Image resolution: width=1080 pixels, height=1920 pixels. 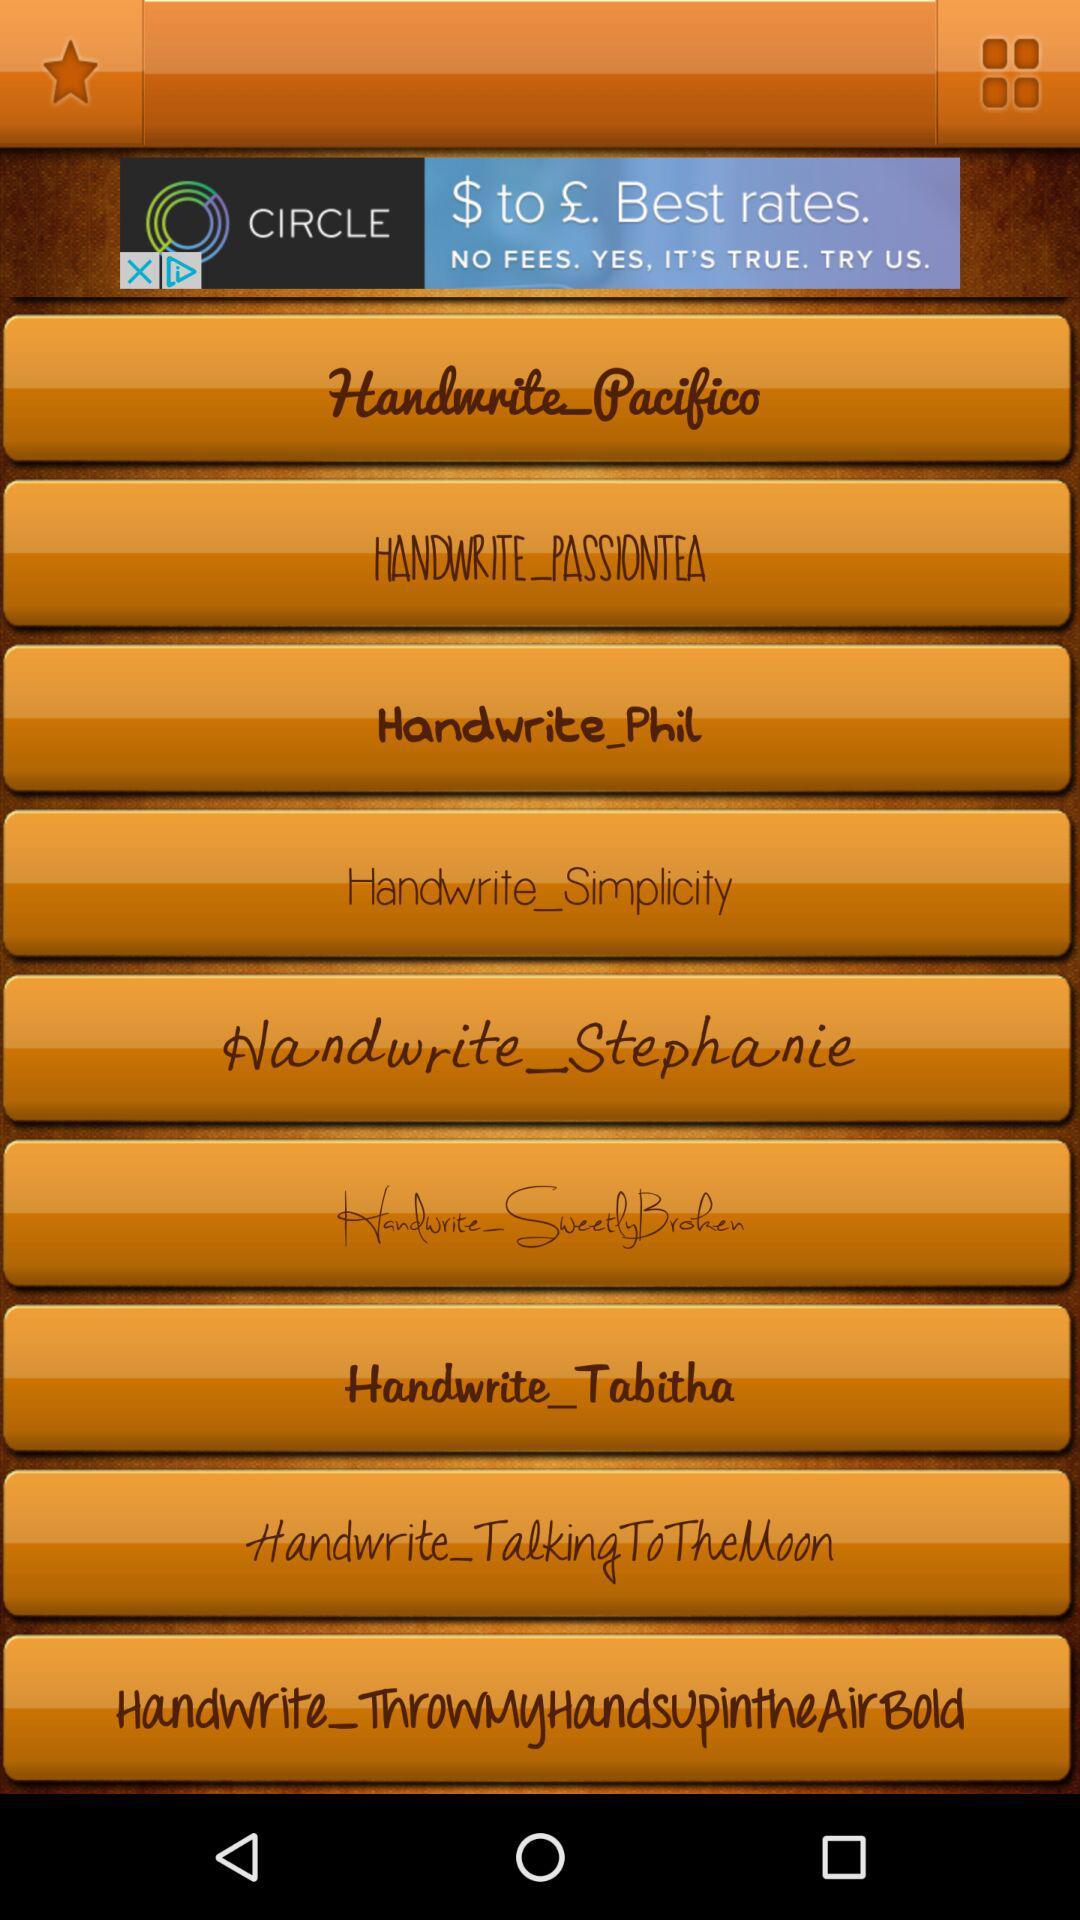 What do you see at coordinates (1007, 72) in the screenshot?
I see `menu options` at bounding box center [1007, 72].